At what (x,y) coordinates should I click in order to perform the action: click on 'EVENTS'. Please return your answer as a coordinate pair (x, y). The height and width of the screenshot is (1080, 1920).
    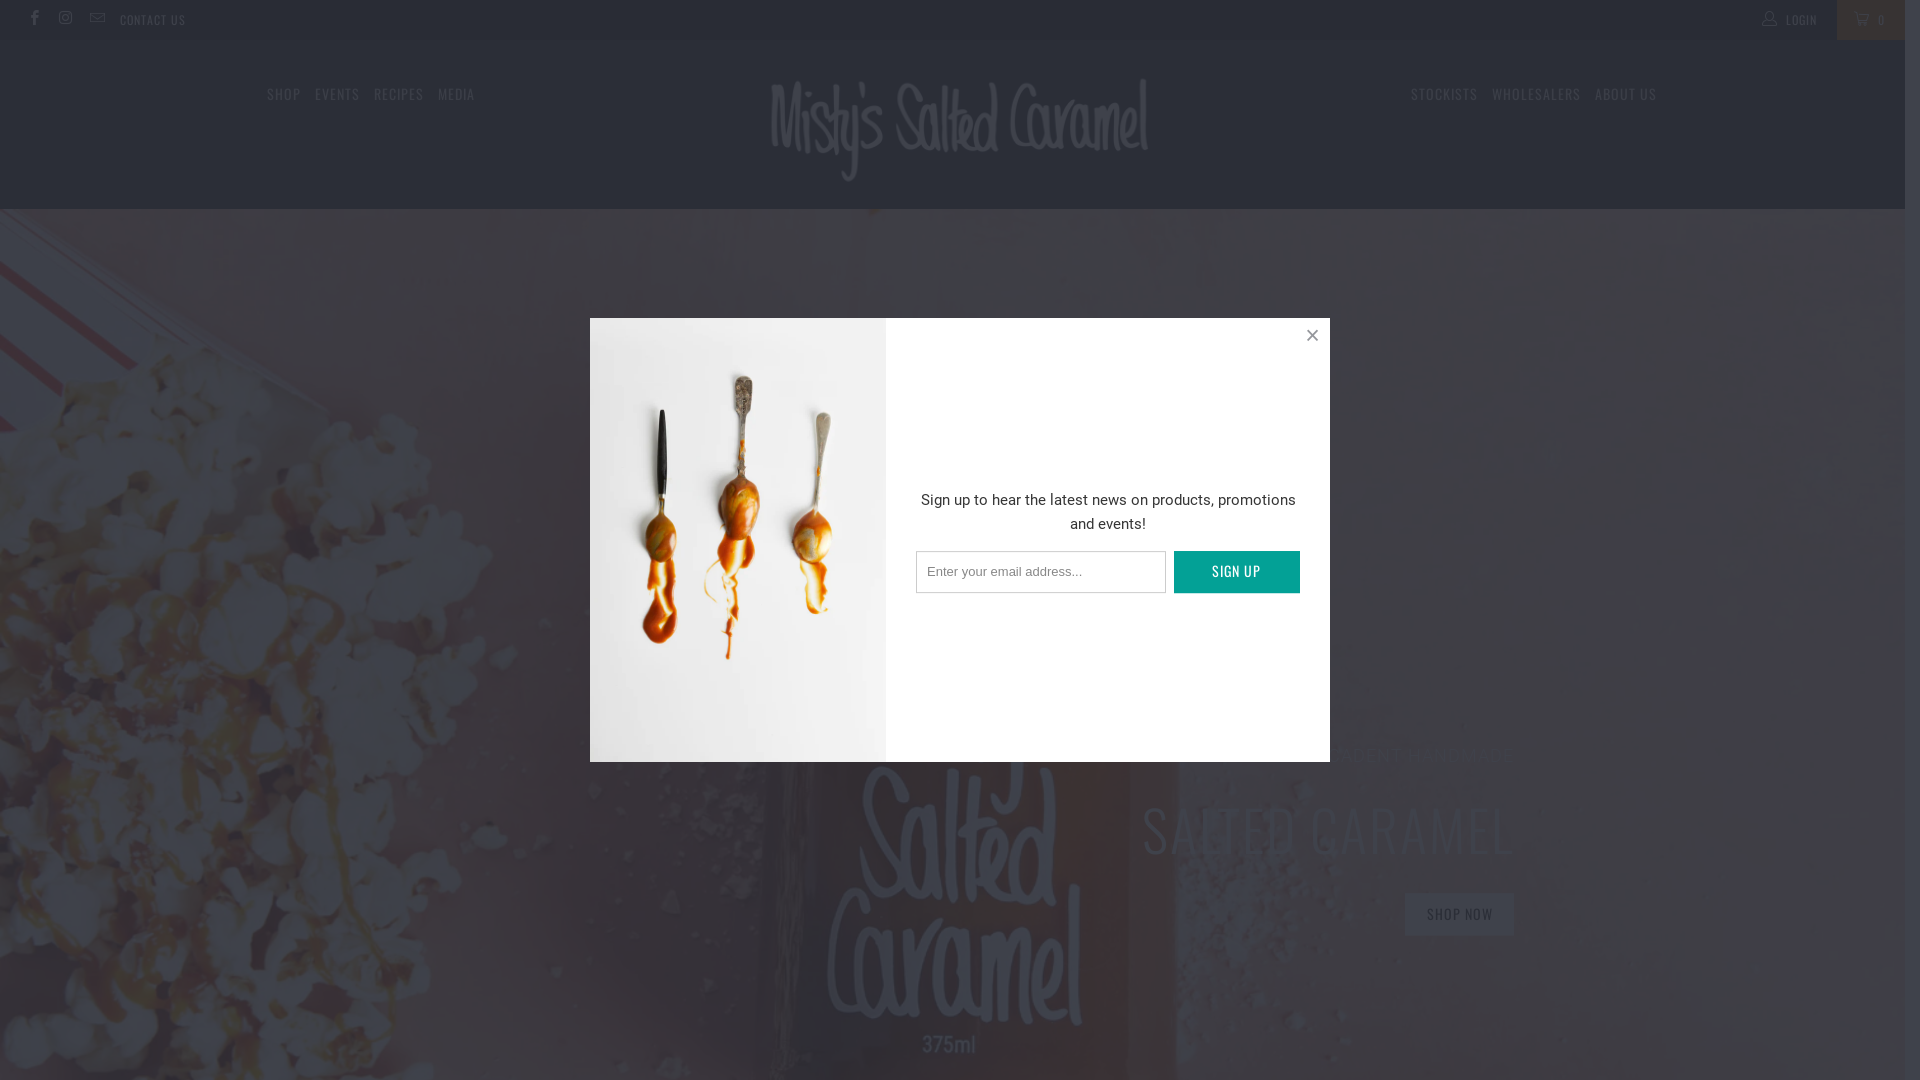
    Looking at the image, I should click on (337, 94).